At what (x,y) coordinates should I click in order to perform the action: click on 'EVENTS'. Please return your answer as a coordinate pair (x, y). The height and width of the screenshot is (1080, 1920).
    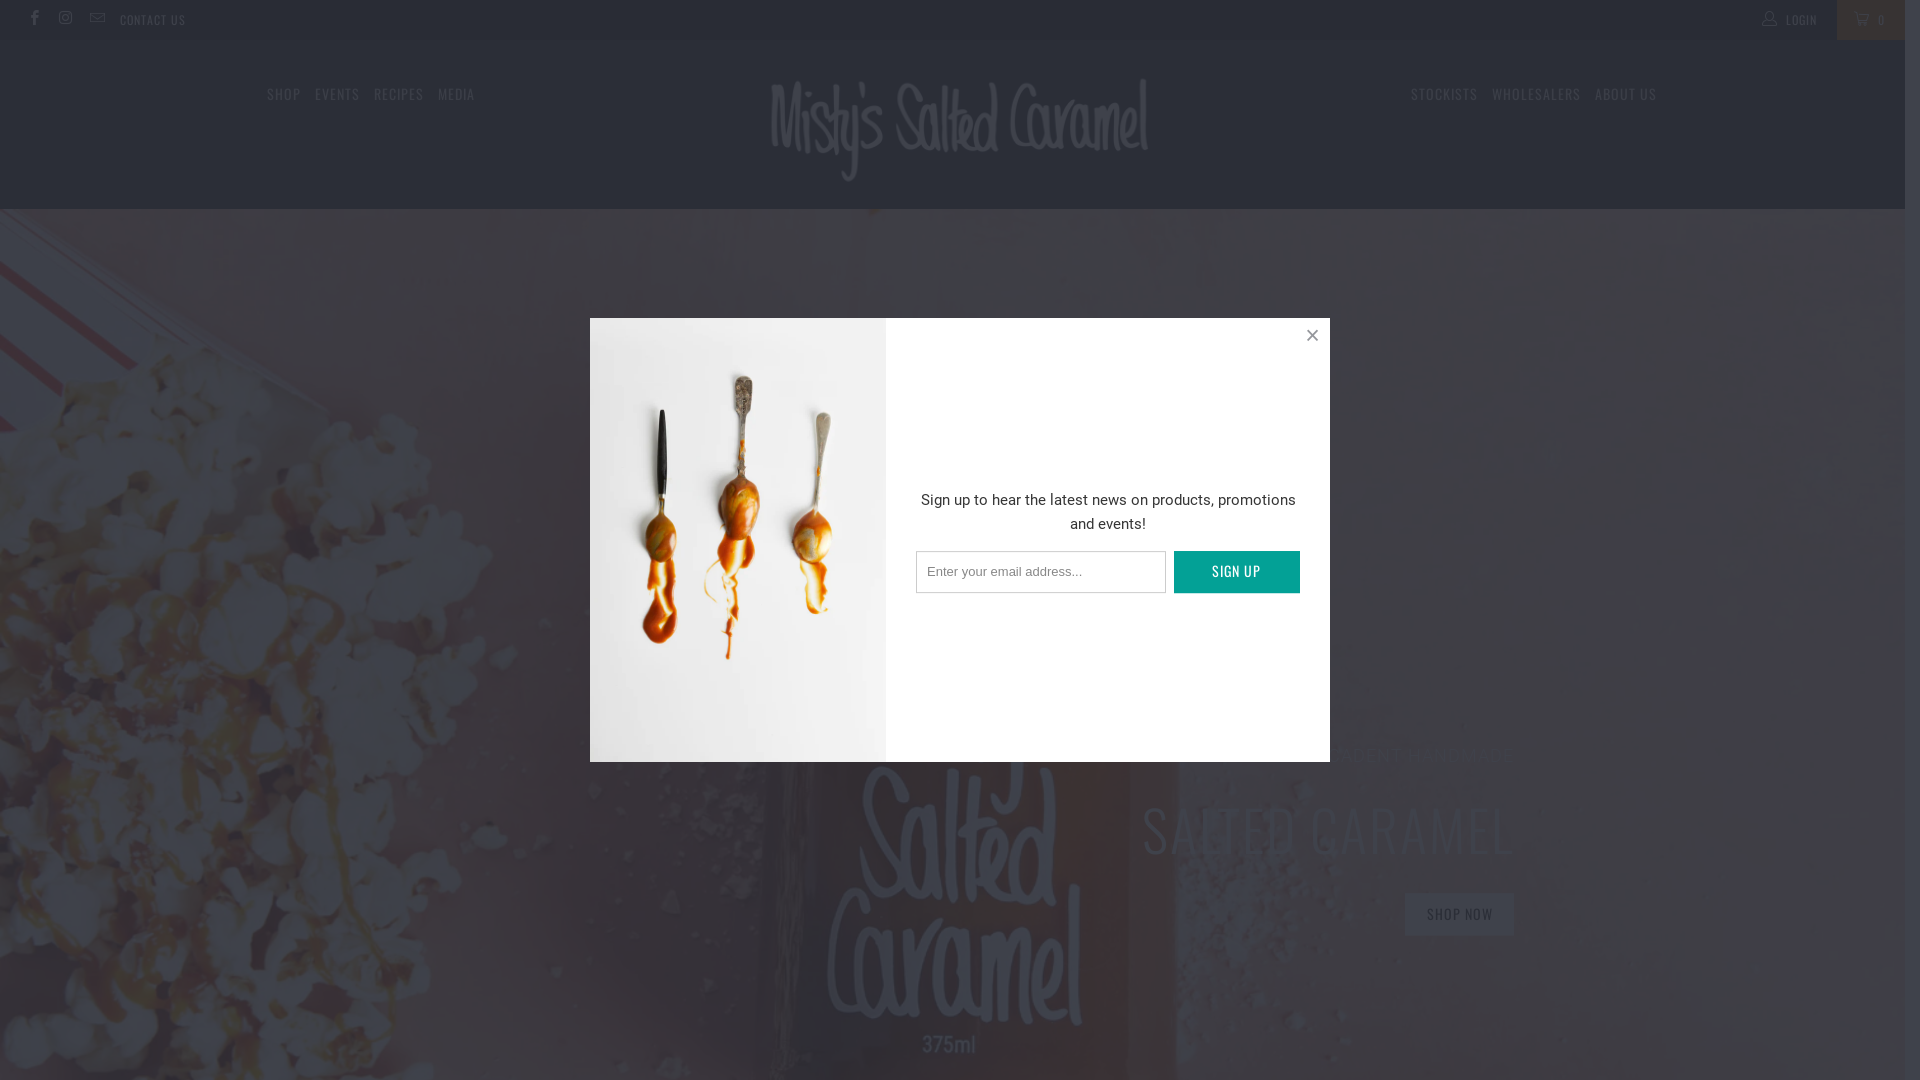
    Looking at the image, I should click on (337, 94).